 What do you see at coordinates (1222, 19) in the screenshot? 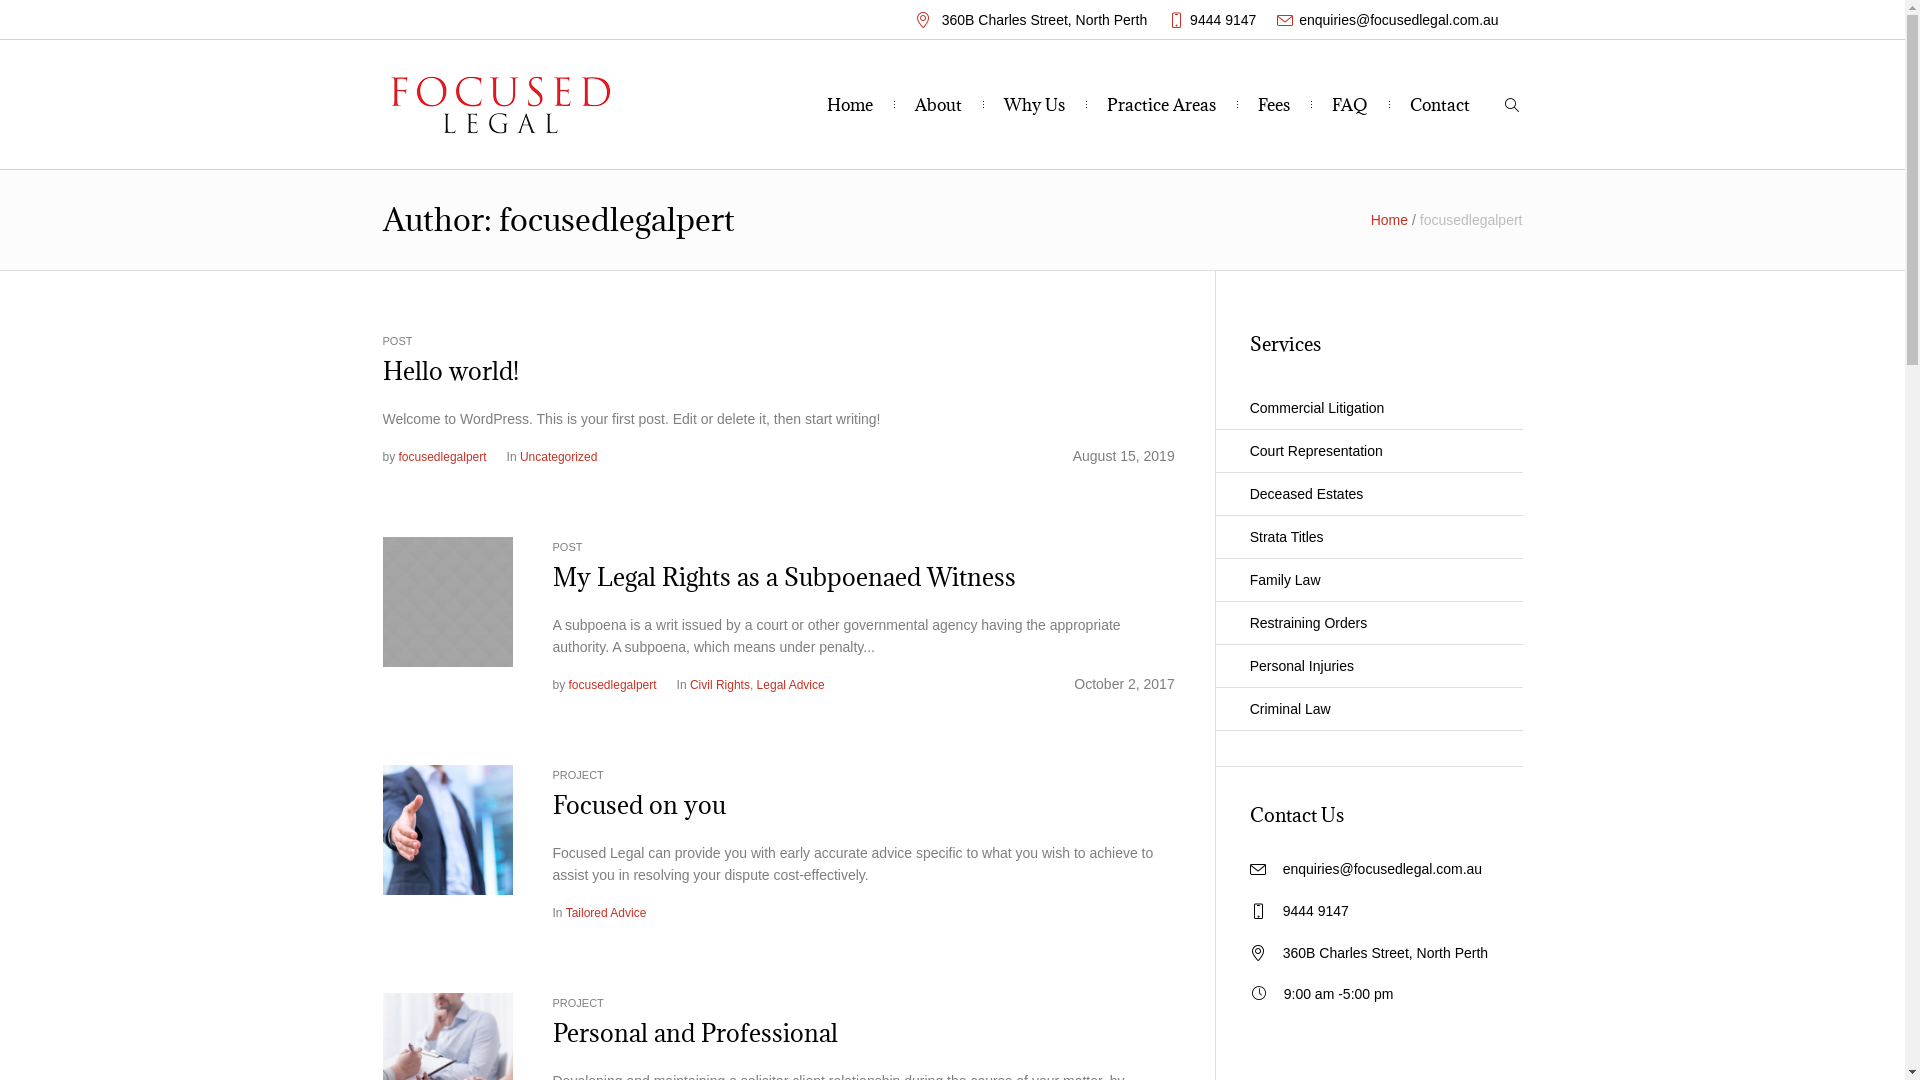
I see `'9444 9147'` at bounding box center [1222, 19].